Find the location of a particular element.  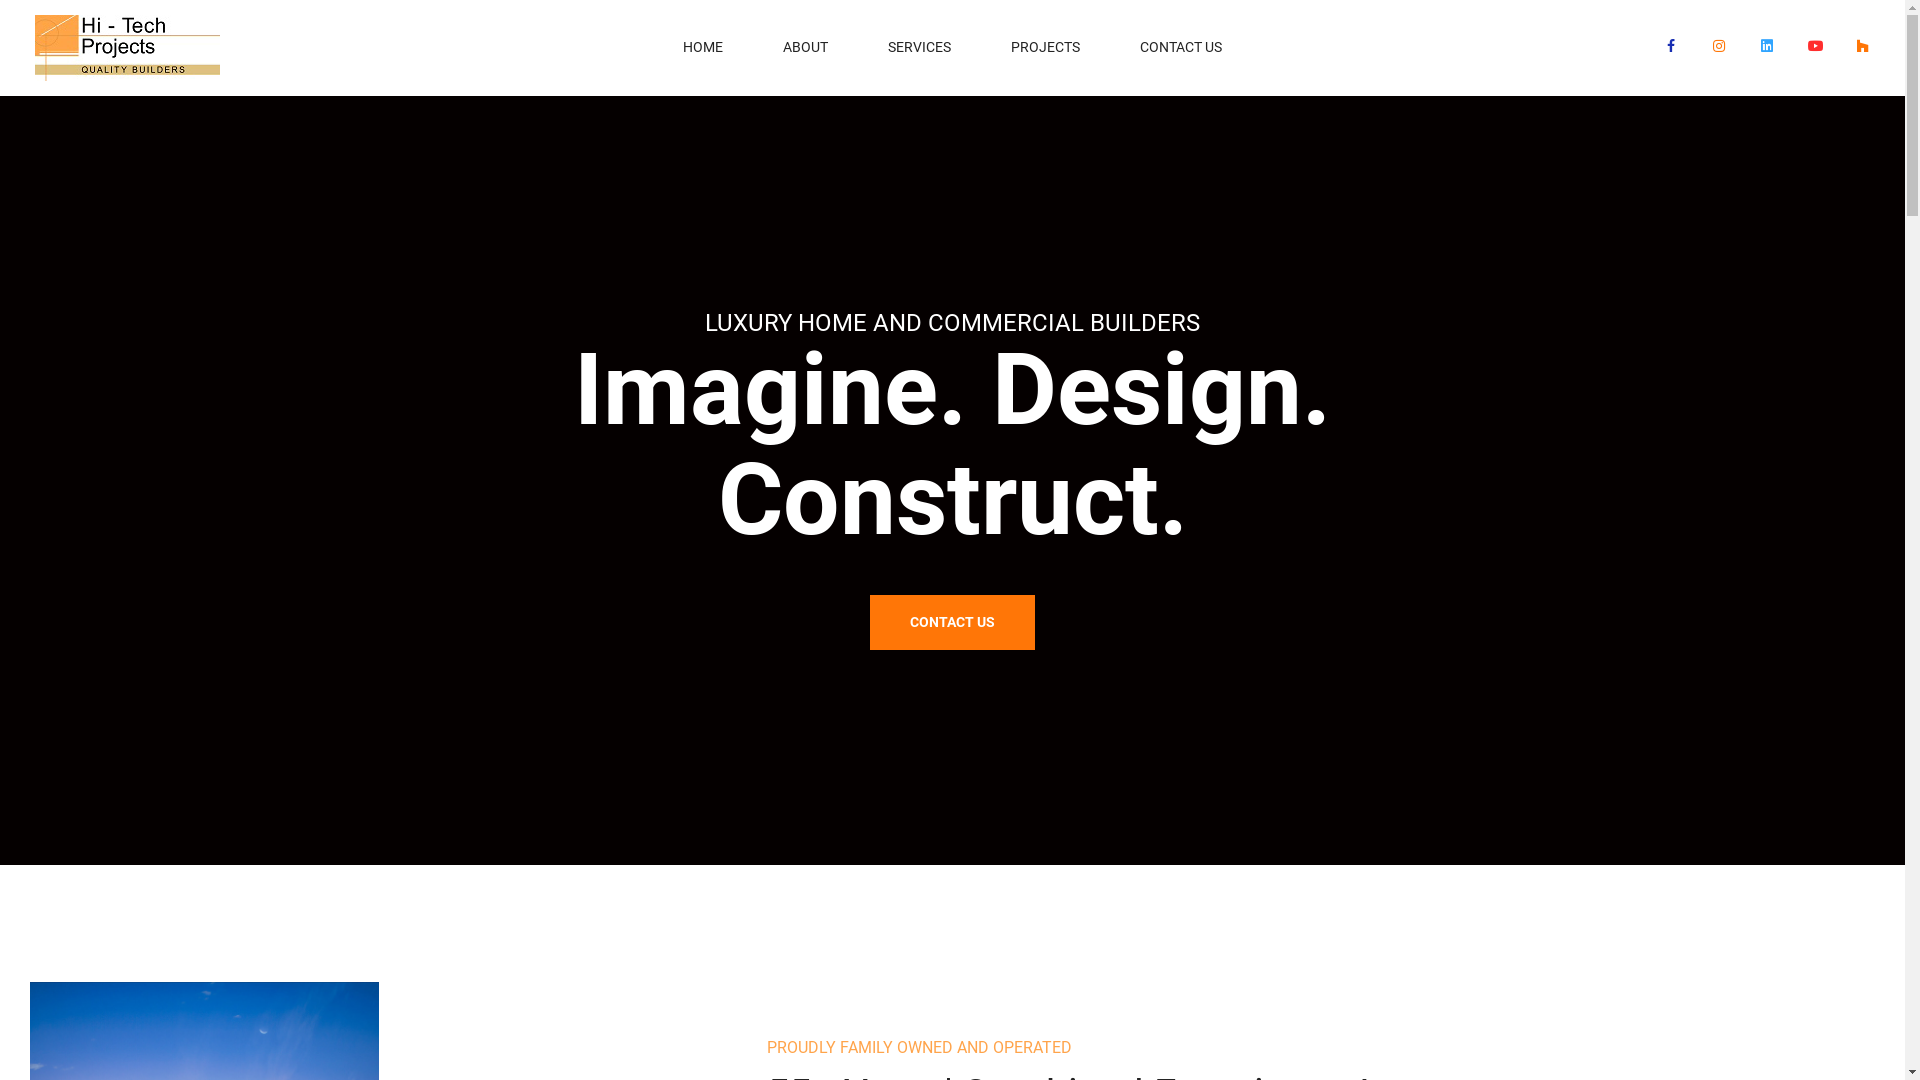

'ABOUT' is located at coordinates (805, 46).